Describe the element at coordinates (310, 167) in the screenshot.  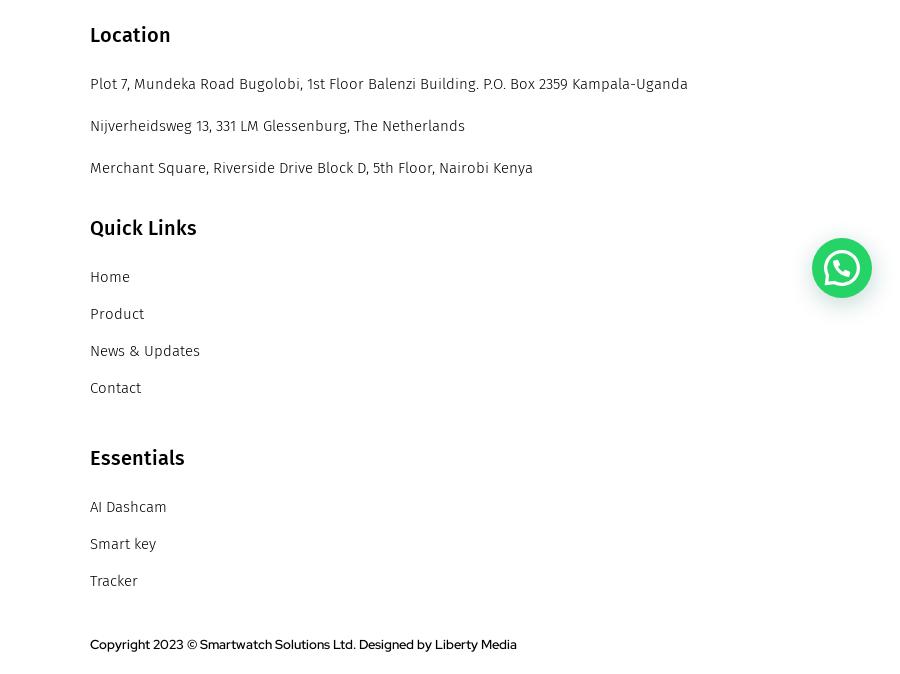
I see `'Merchant Square, Riverside Drive Block D, 5th Floor, Nairobi Kenya'` at that location.